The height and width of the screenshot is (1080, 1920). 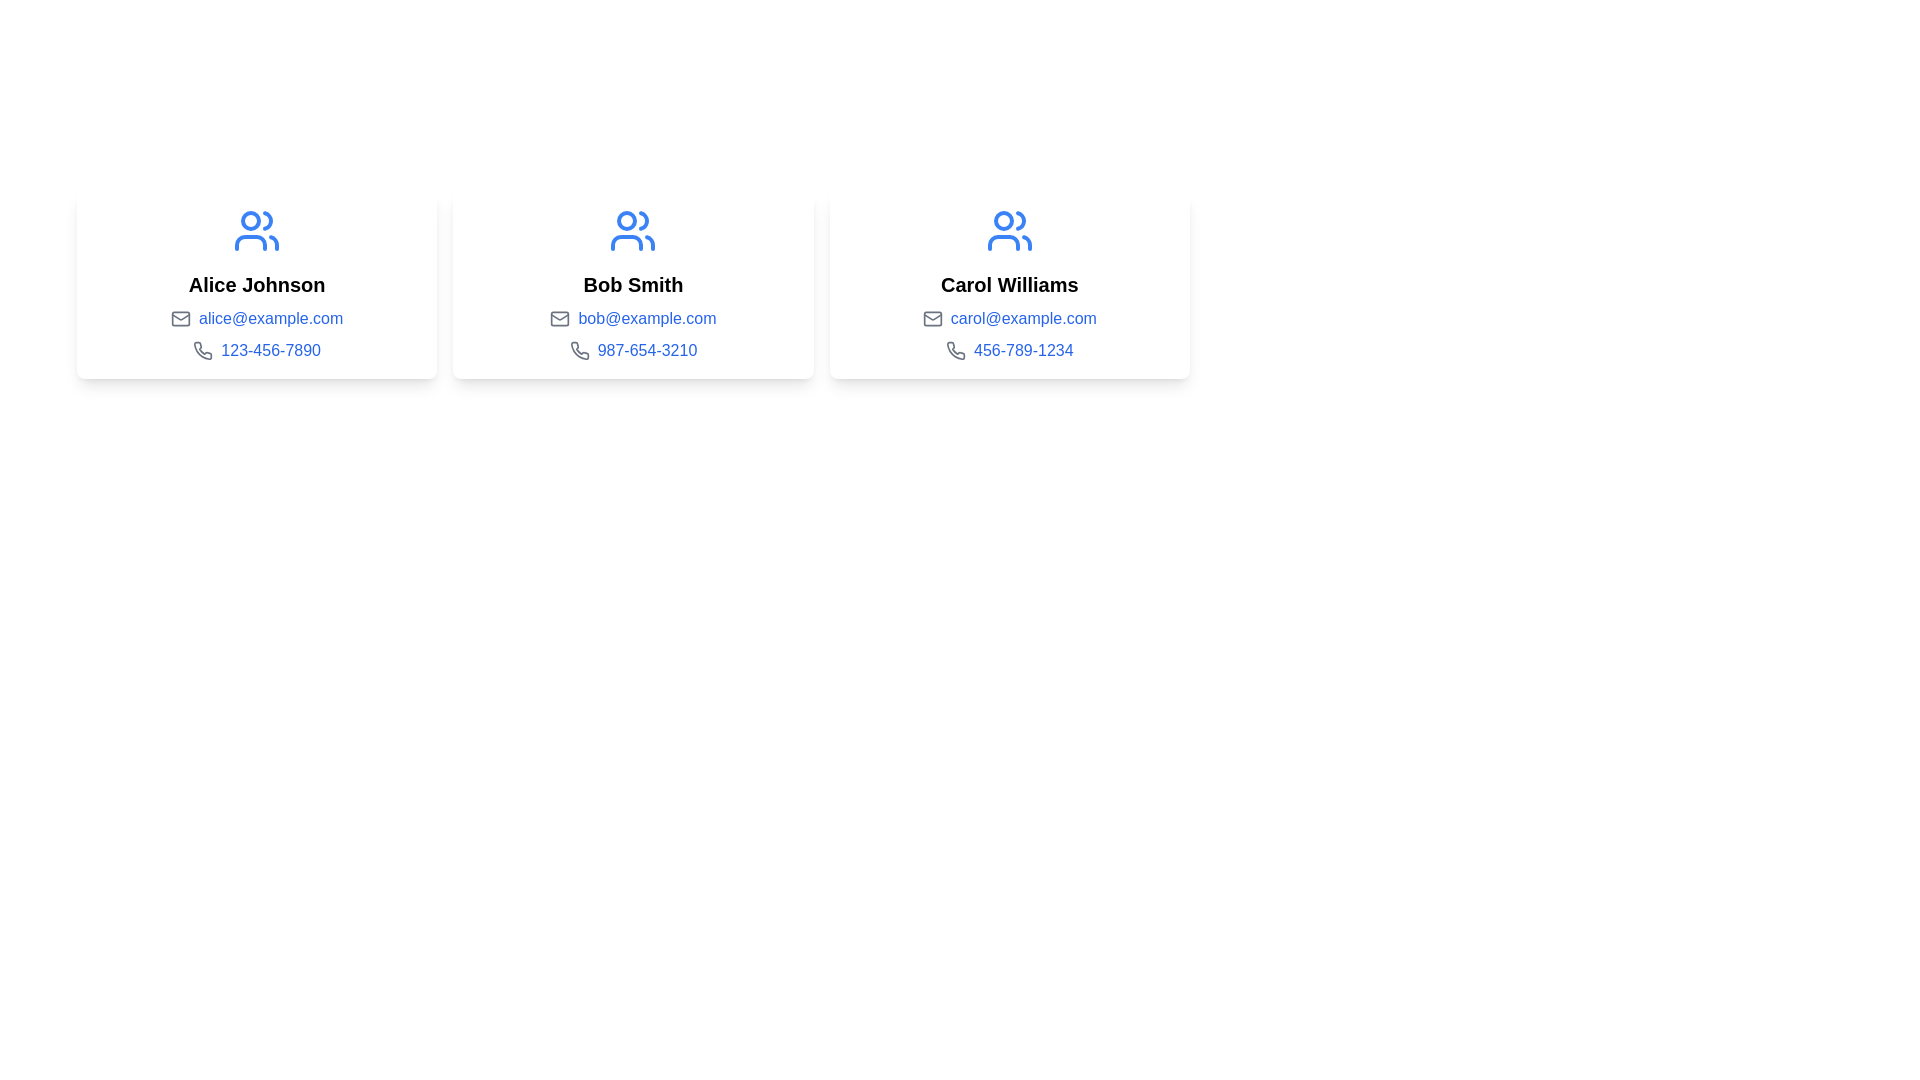 I want to click on the user icon representing Alice Johnson, which is located at the top center of her contact card, just above her name, so click(x=256, y=230).